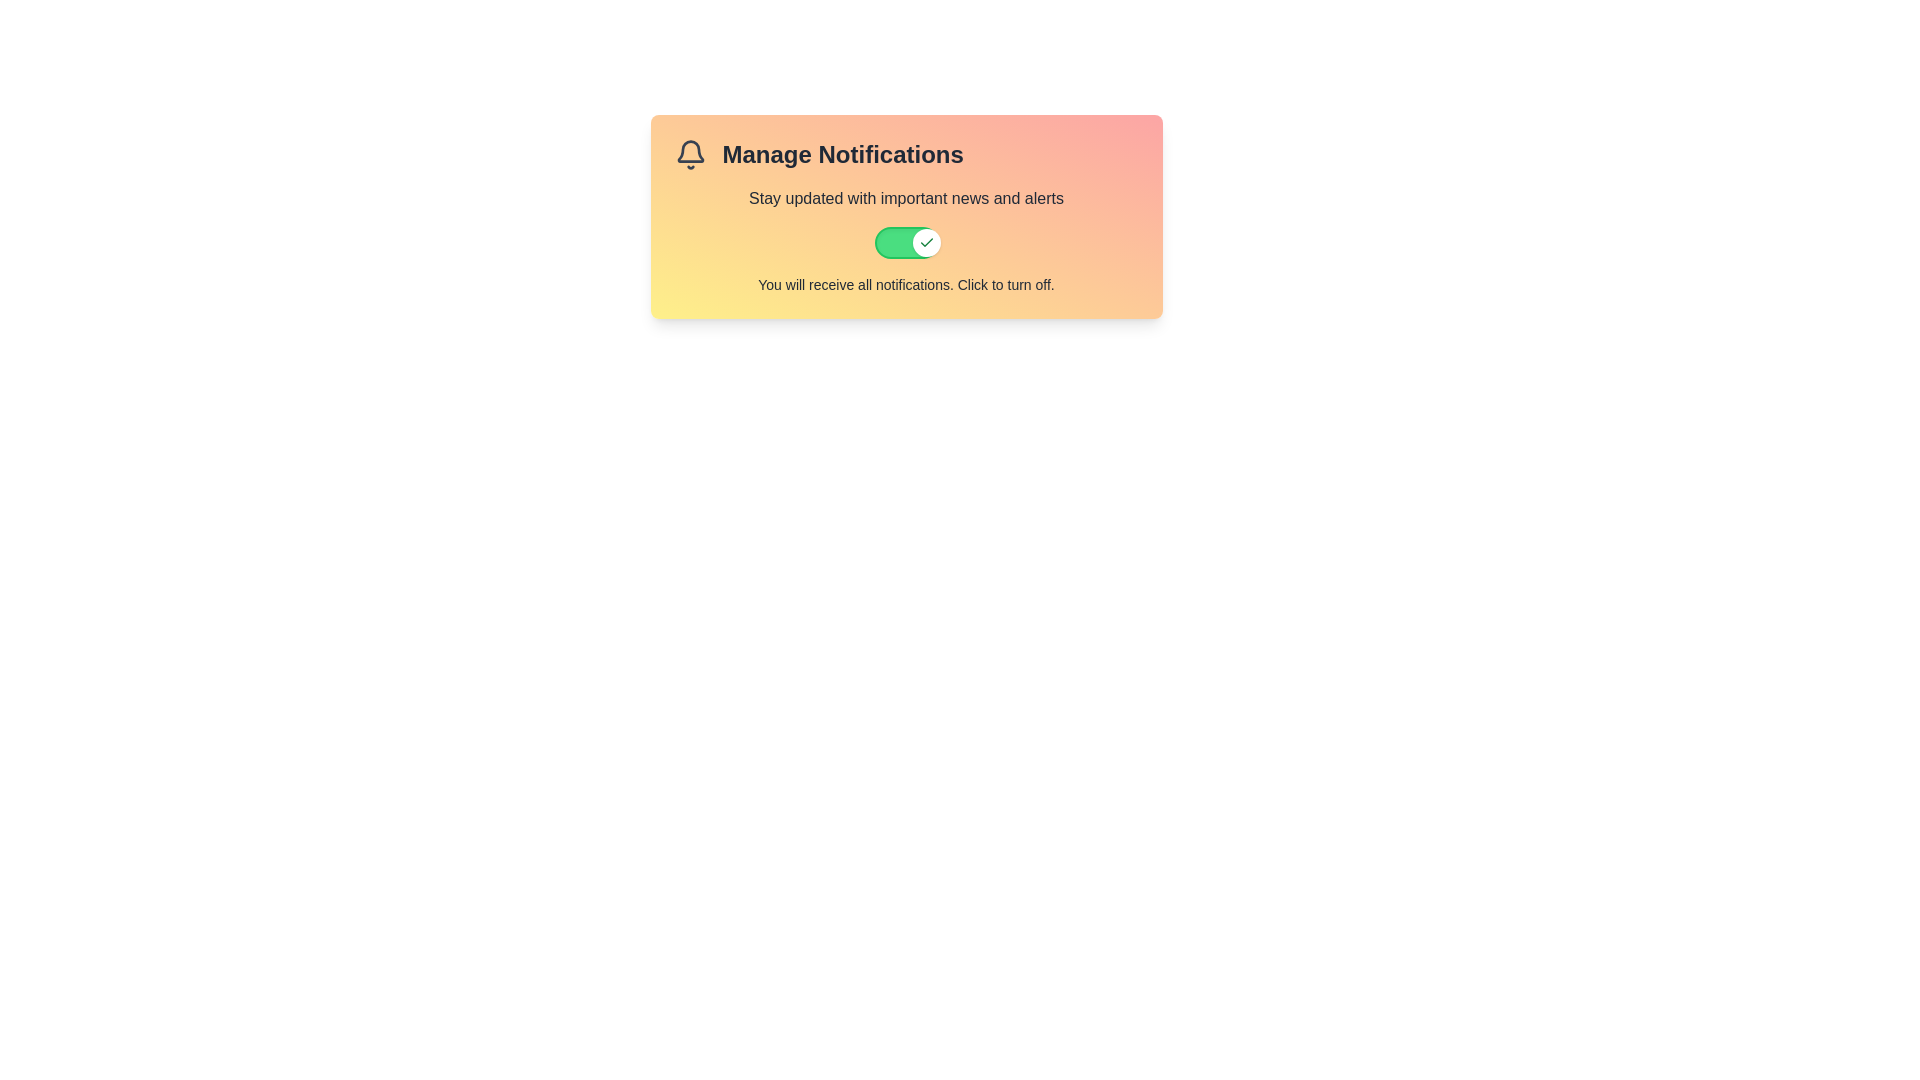 This screenshot has width=1920, height=1080. What do you see at coordinates (905, 199) in the screenshot?
I see `the text element displaying 'Stay updated with important news and alerts', which is located below the heading 'Manage Notifications' in the notification card` at bounding box center [905, 199].